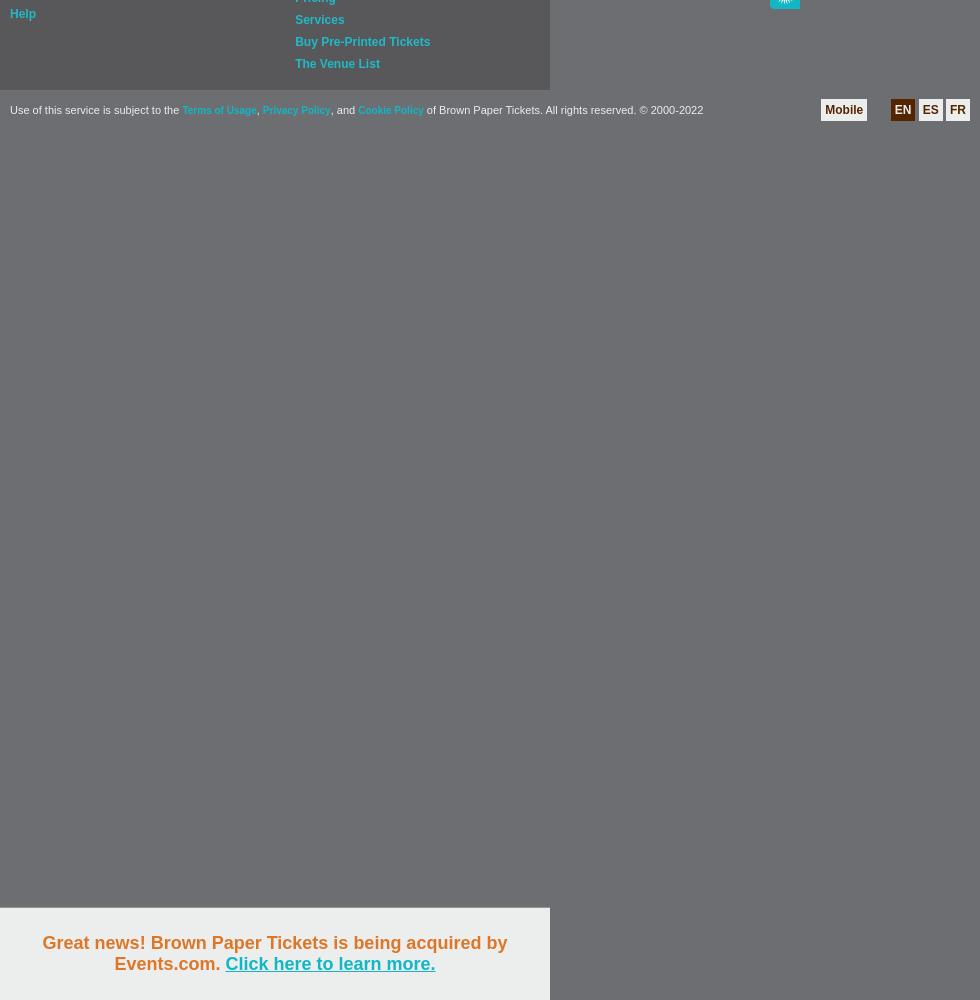 The width and height of the screenshot is (980, 1000). I want to click on ', and', so click(329, 109).